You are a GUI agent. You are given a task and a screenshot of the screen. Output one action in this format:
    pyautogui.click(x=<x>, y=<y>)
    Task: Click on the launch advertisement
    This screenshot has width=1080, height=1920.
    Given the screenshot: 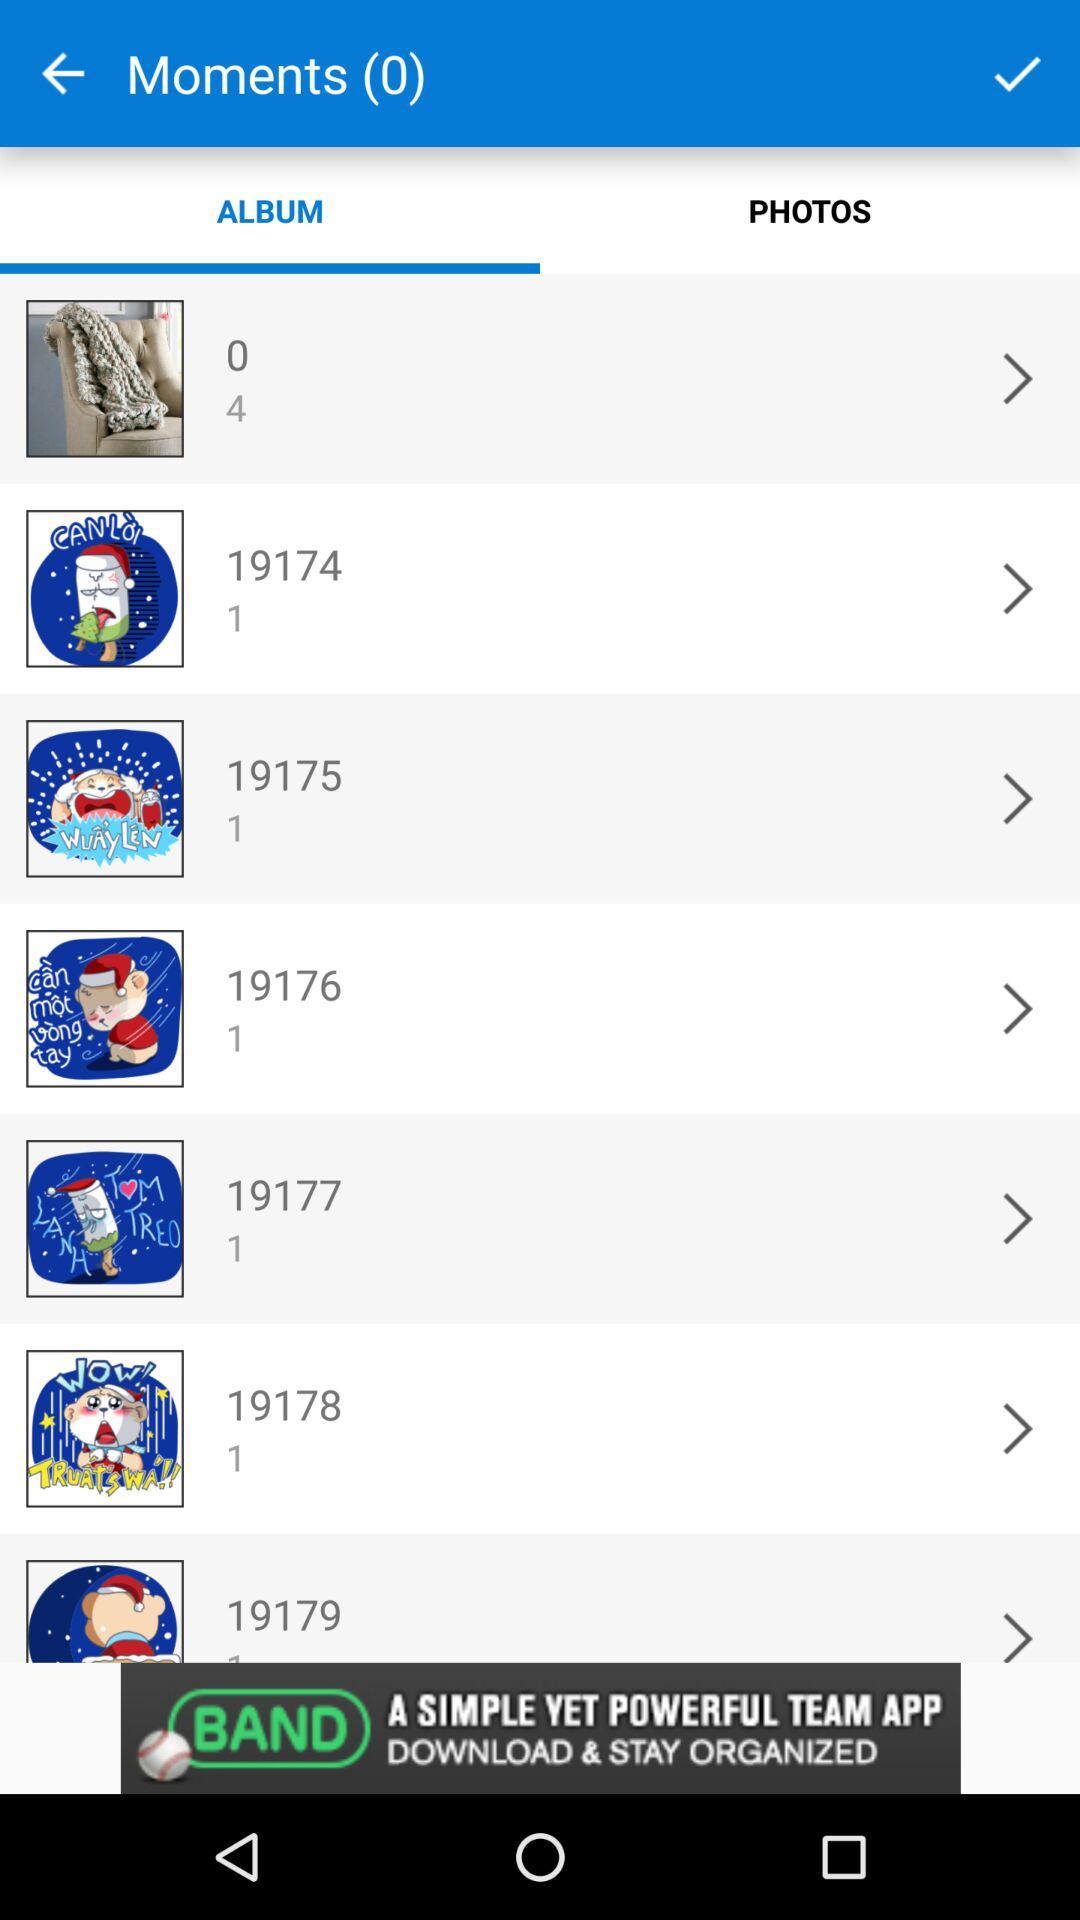 What is the action you would take?
    pyautogui.click(x=540, y=1727)
    